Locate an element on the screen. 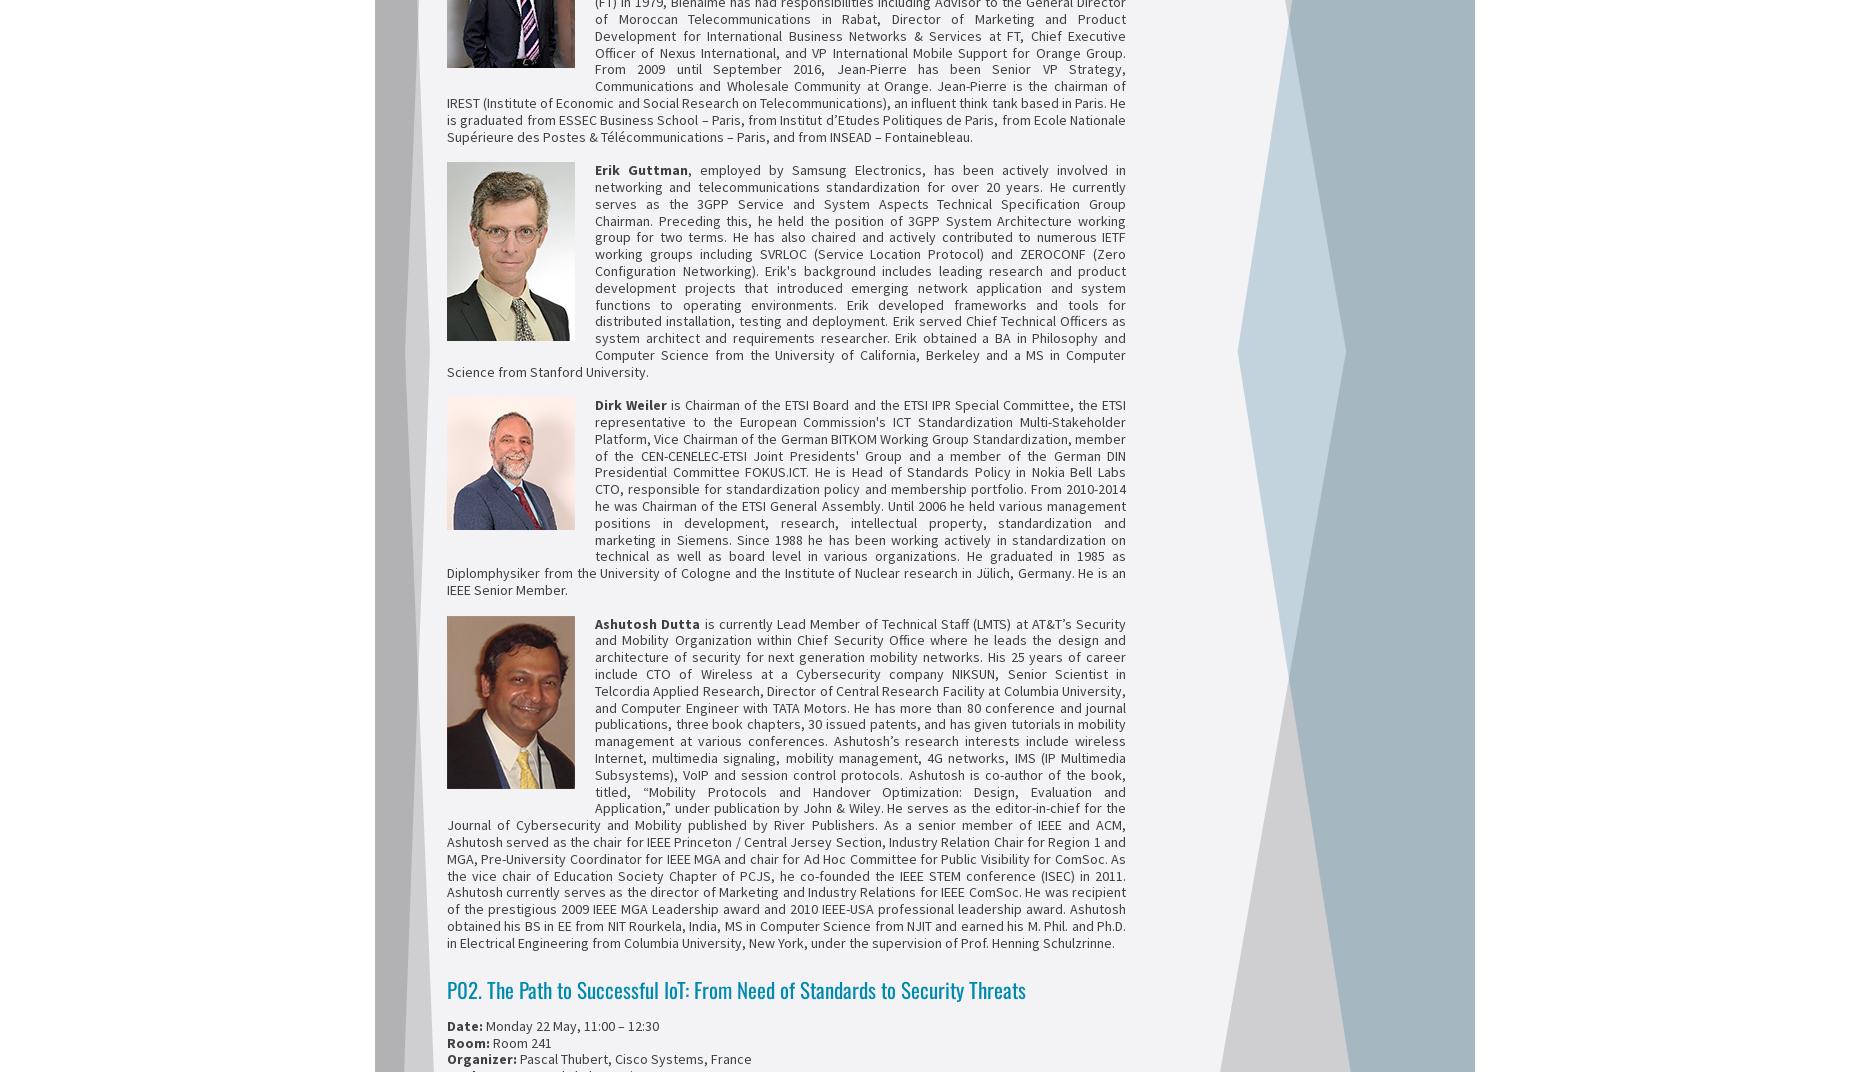  'Room 241' is located at coordinates (520, 1041).